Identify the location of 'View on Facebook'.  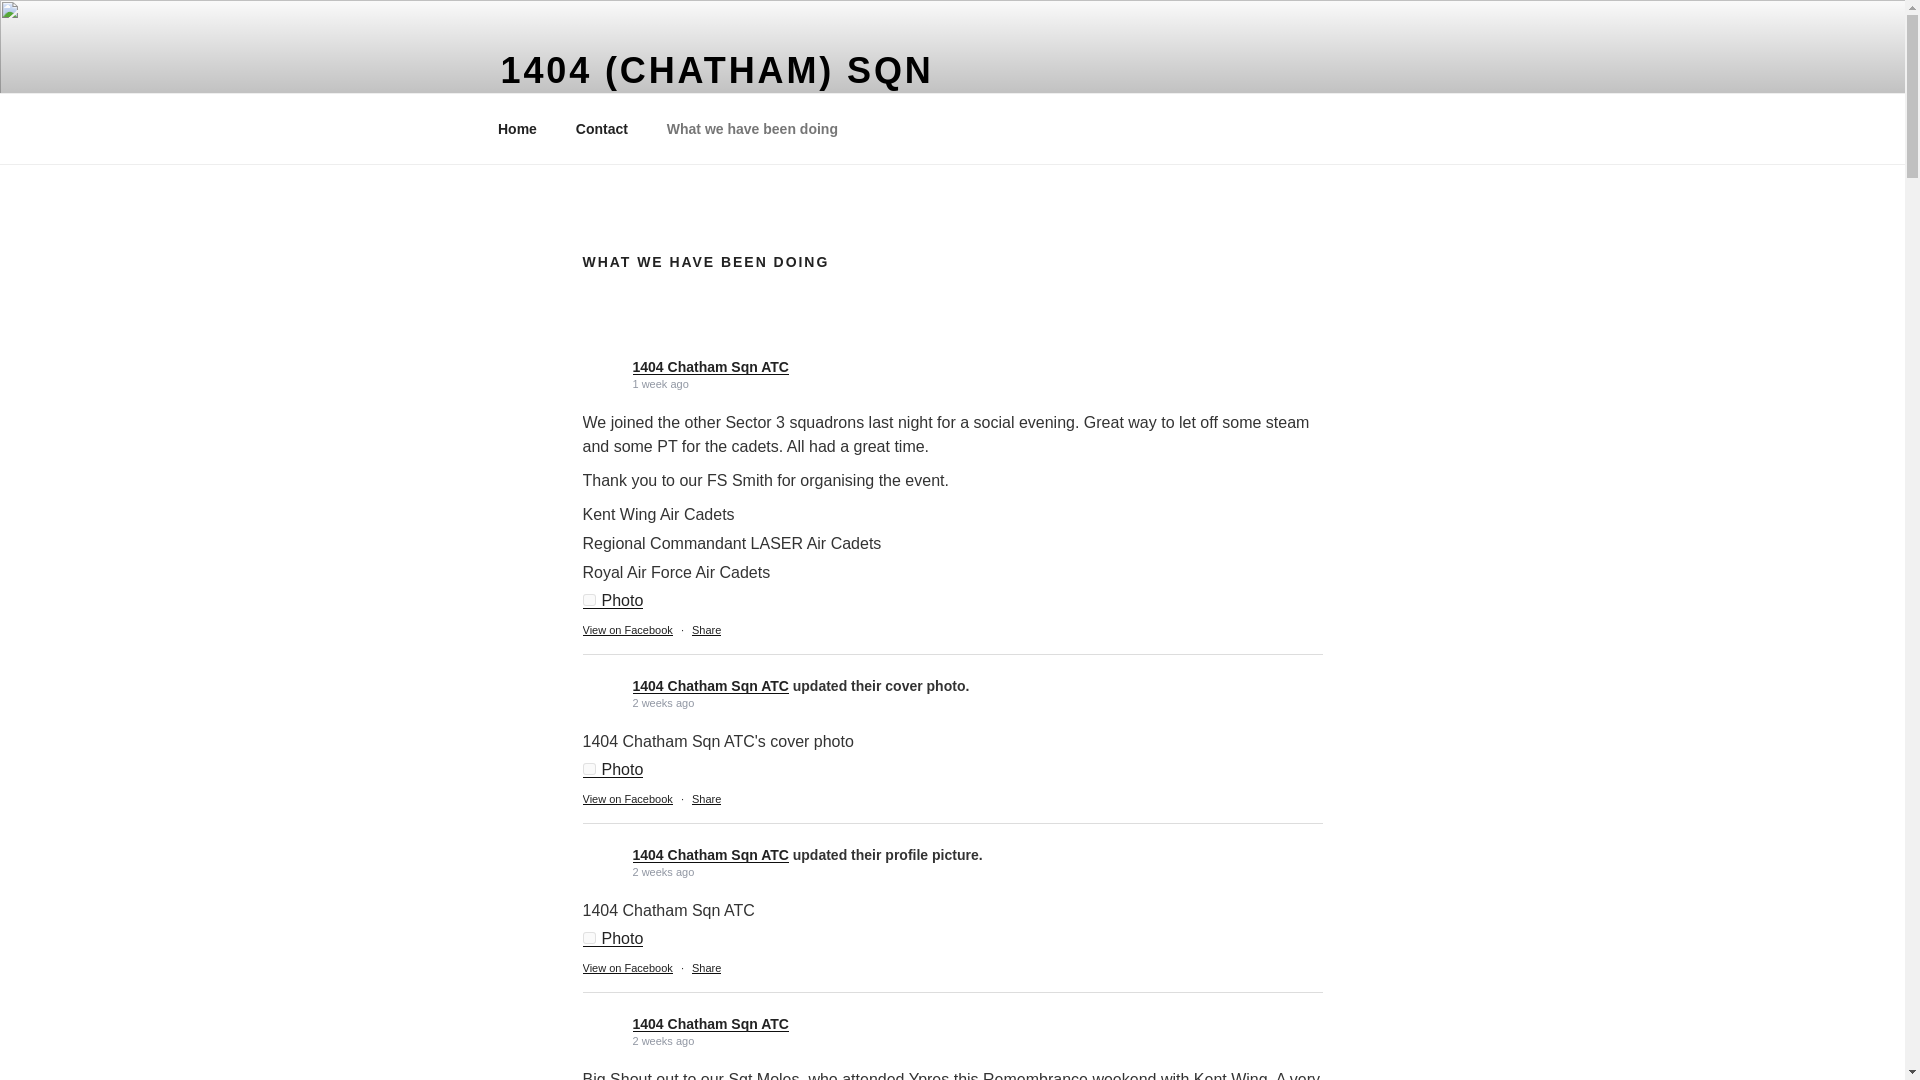
(626, 628).